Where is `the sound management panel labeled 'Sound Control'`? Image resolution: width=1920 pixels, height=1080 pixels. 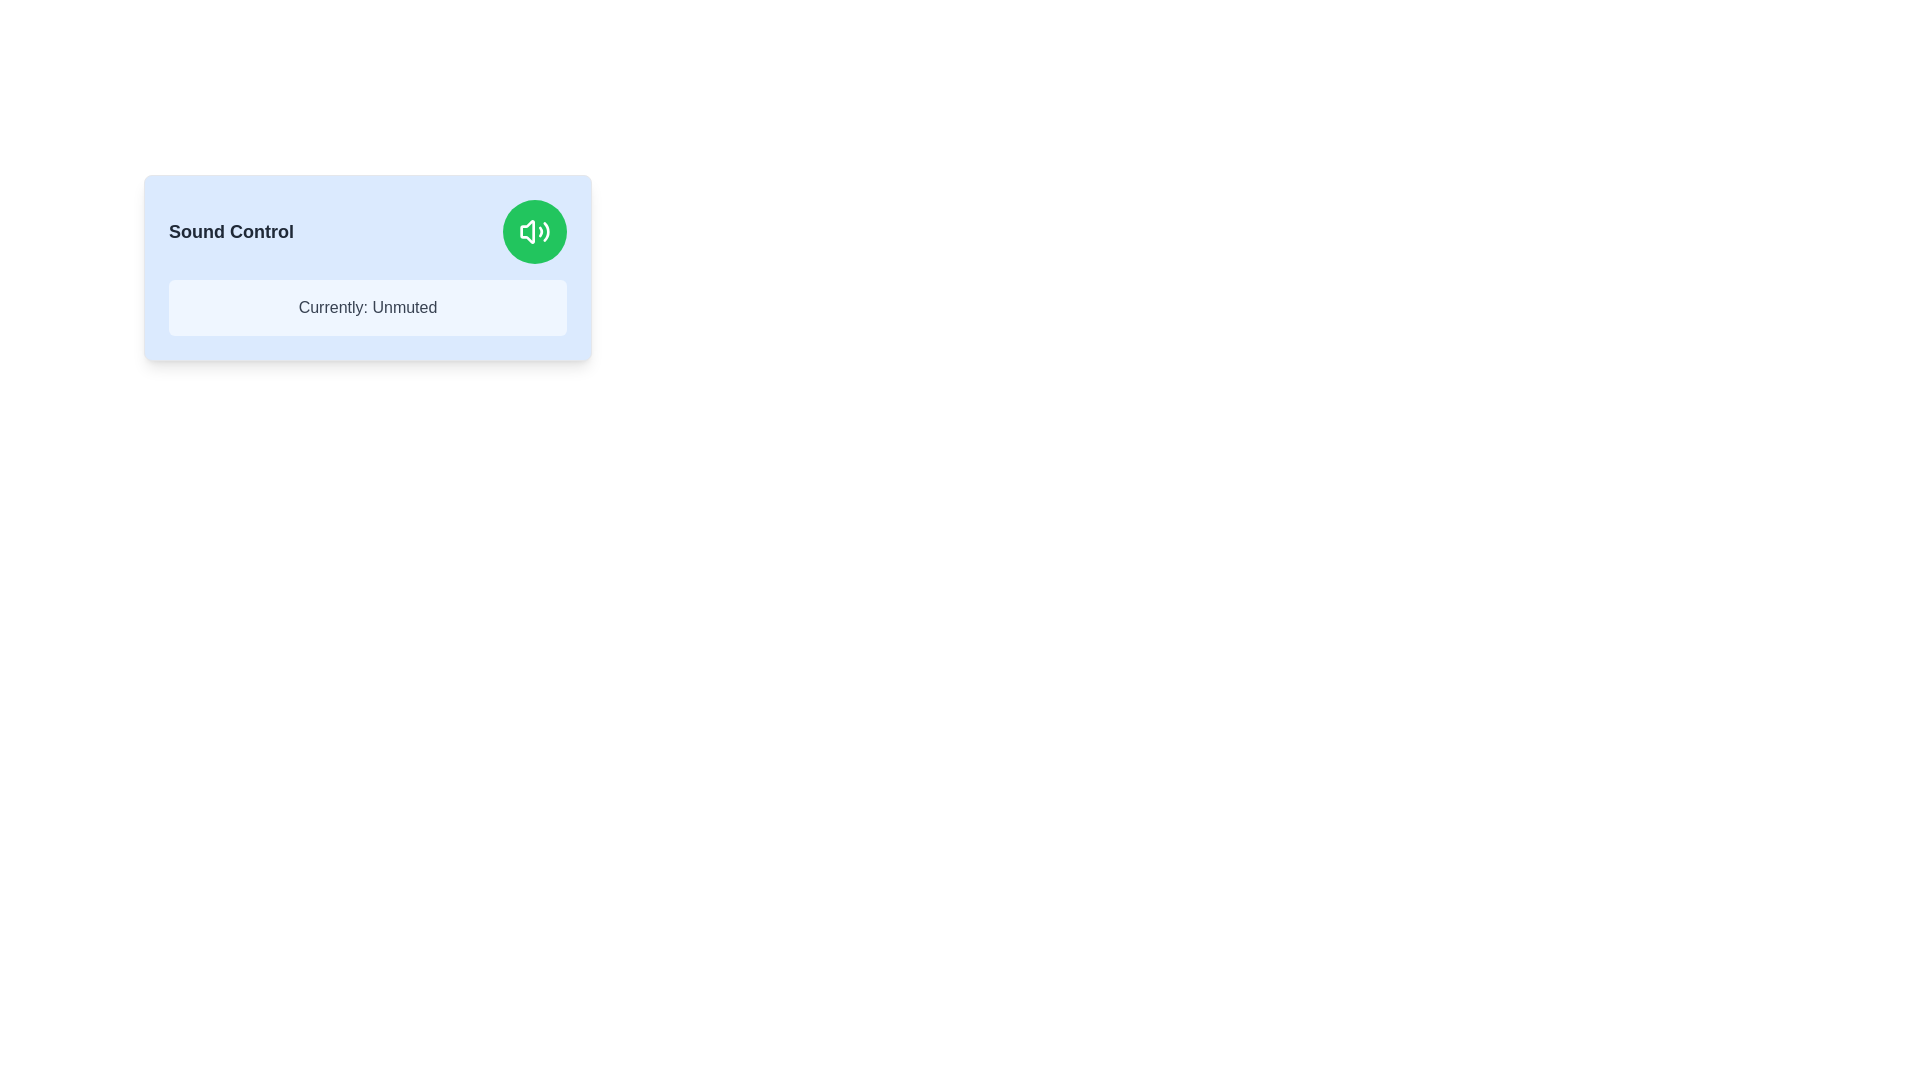
the sound management panel labeled 'Sound Control' is located at coordinates (368, 266).